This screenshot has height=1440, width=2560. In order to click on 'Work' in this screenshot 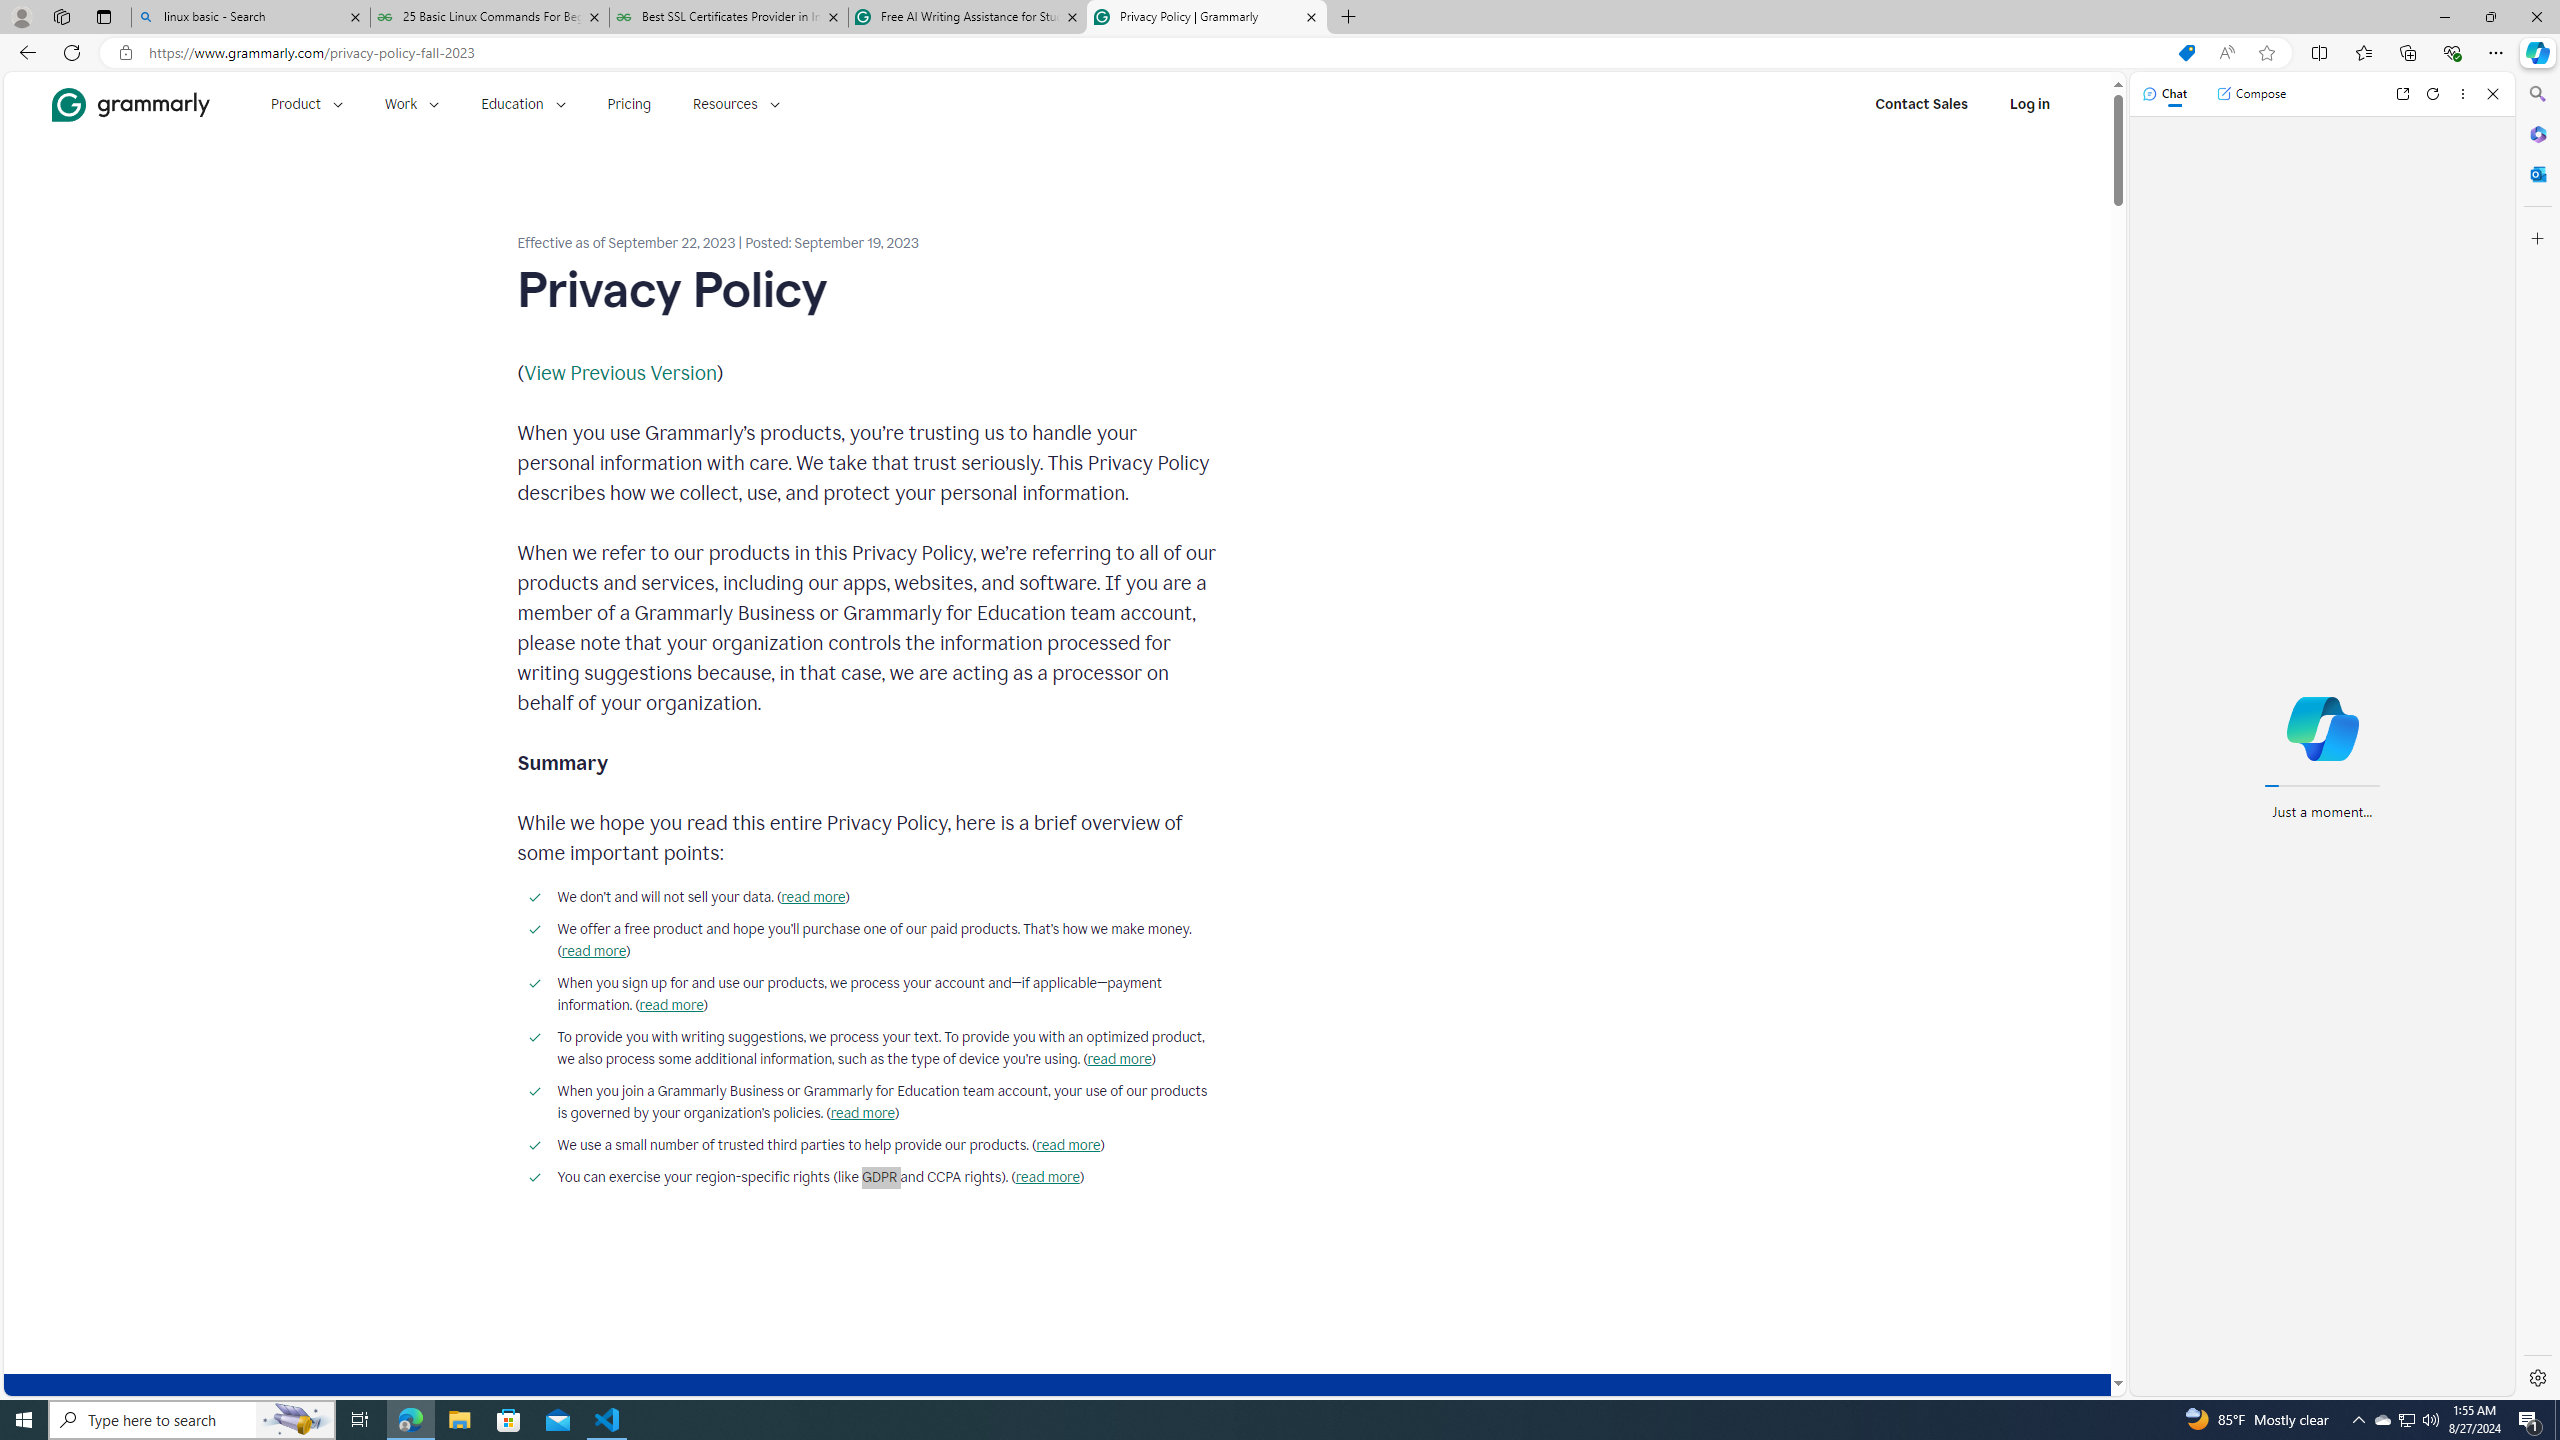, I will do `click(411, 103)`.